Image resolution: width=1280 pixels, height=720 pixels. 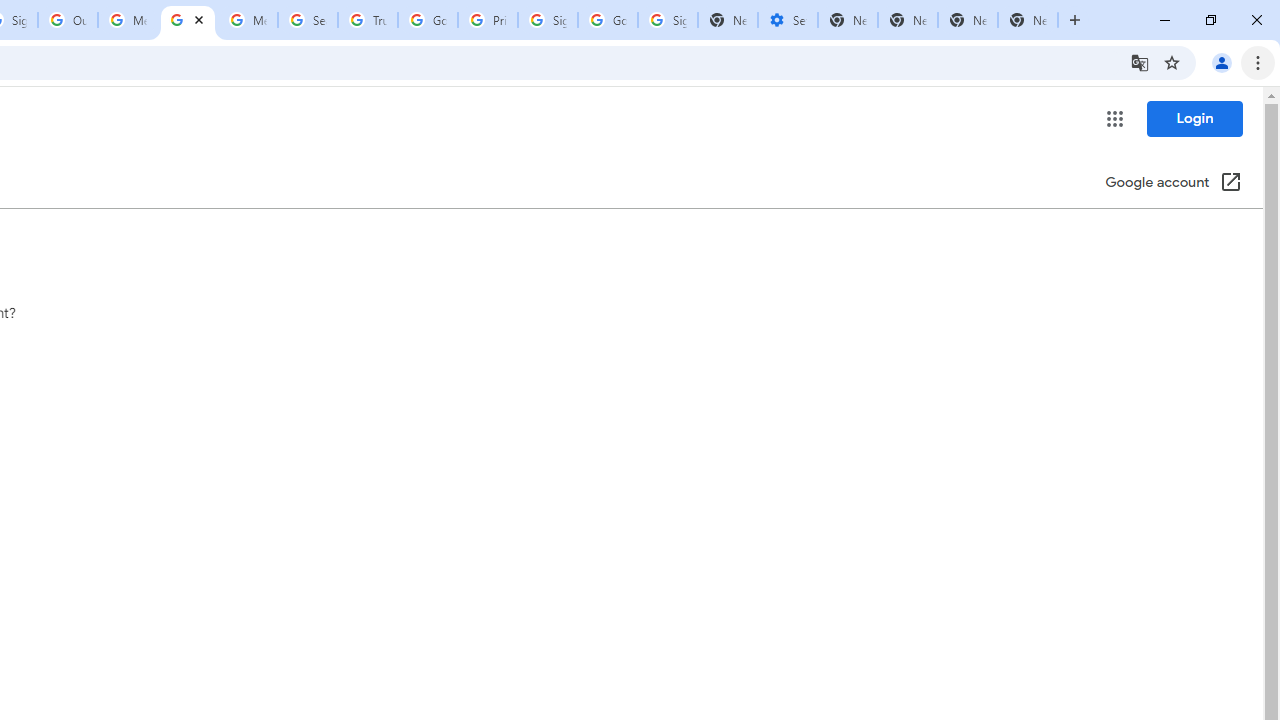 What do you see at coordinates (786, 20) in the screenshot?
I see `'Settings - Performance'` at bounding box center [786, 20].